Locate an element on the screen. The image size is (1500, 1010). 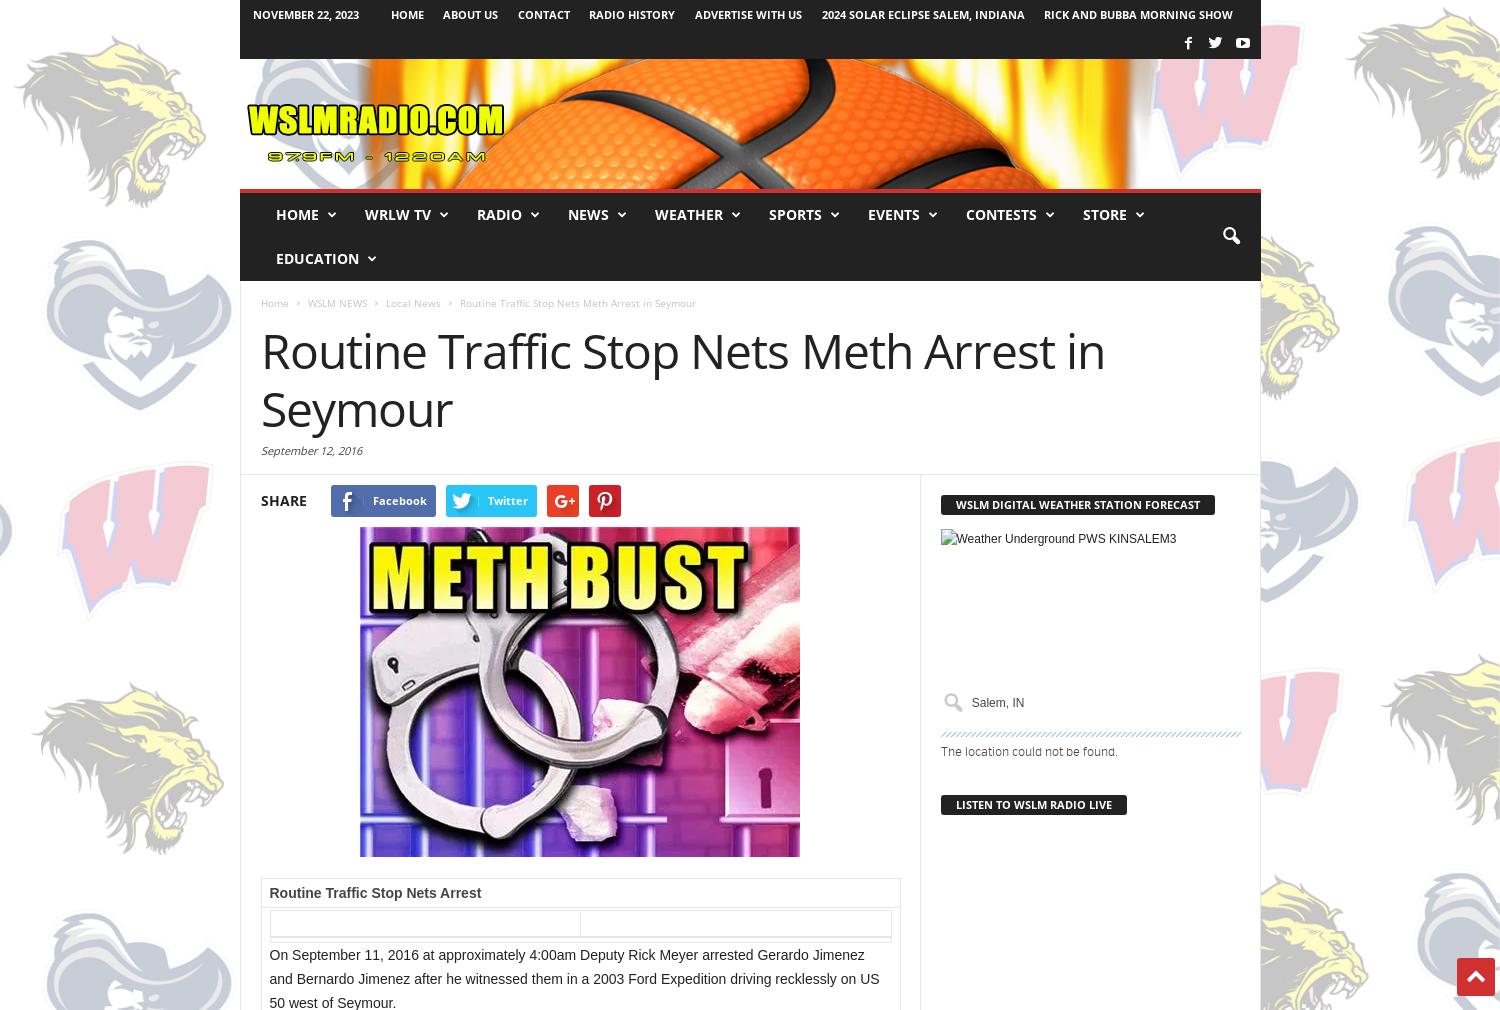
'WSLM NEWS' is located at coordinates (335, 303).